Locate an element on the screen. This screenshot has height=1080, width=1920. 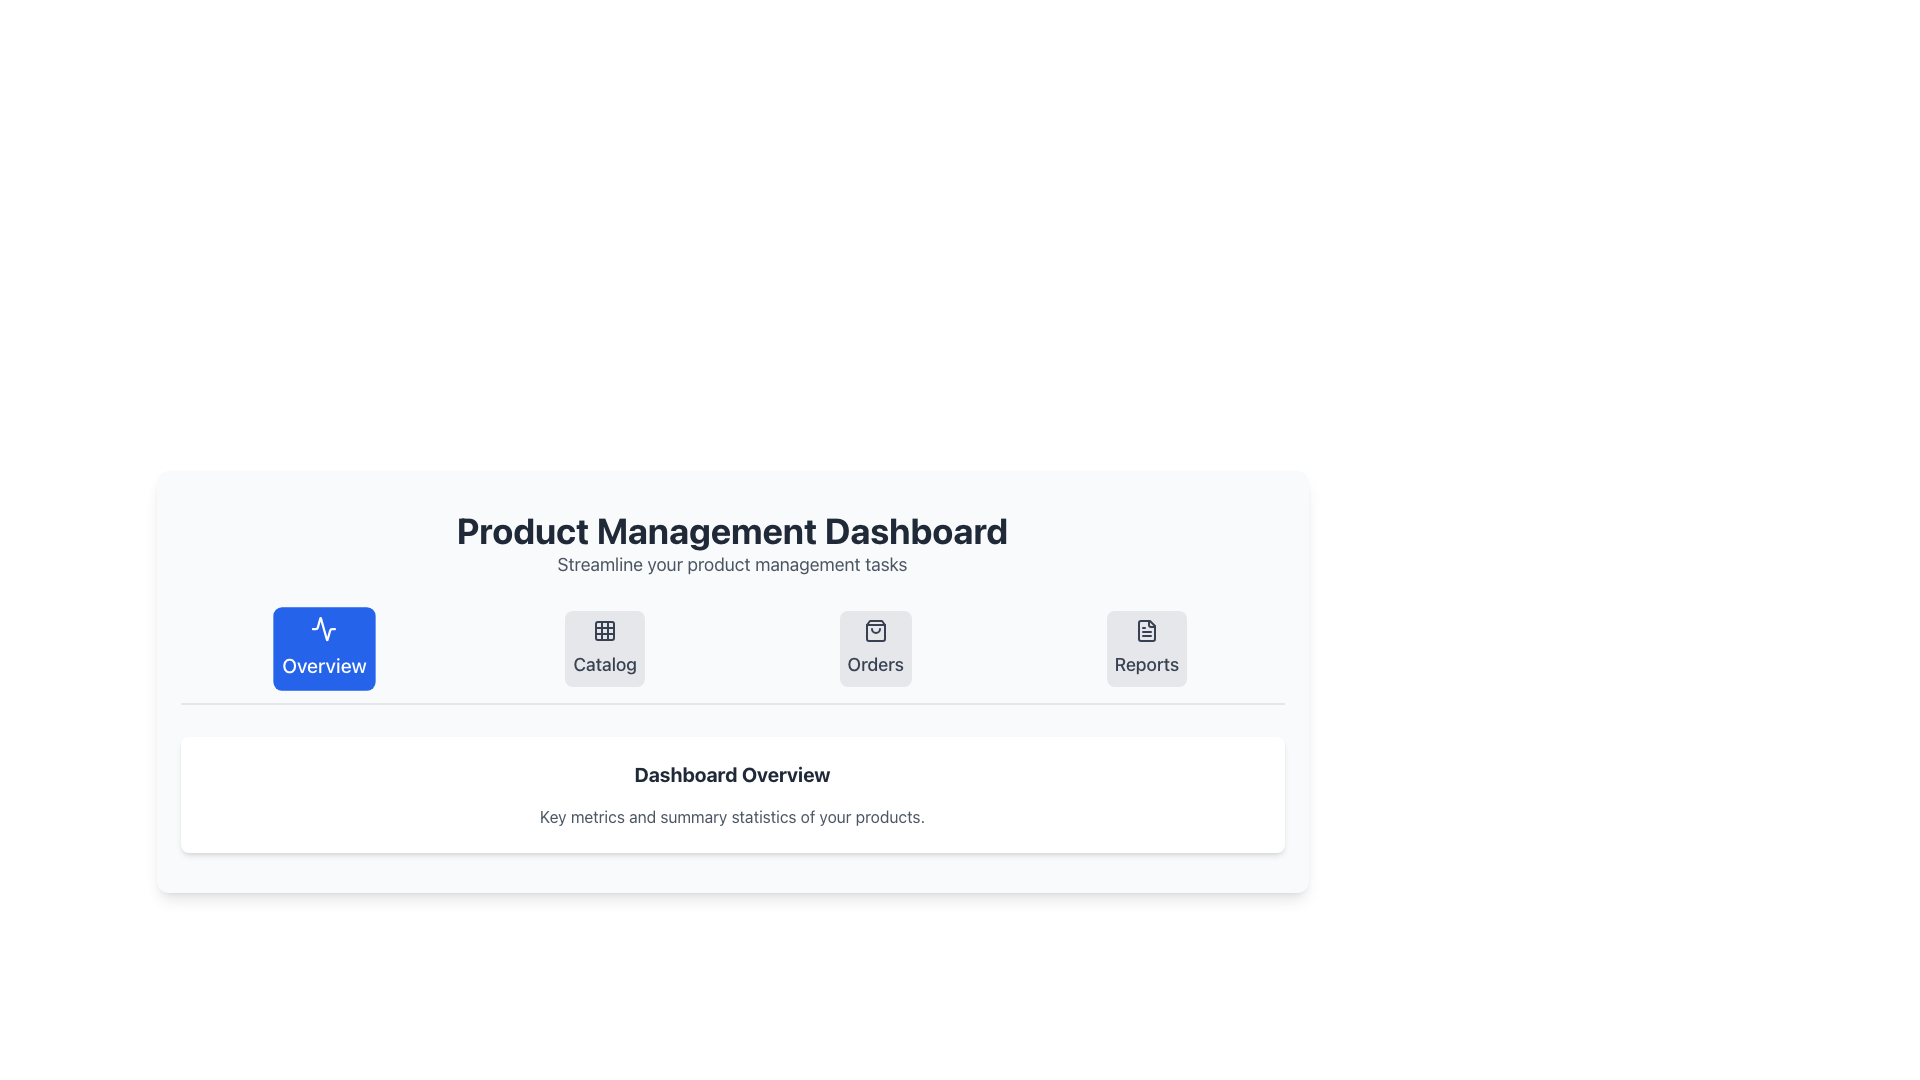
the 'Catalog' button in the navigation bar for accessibility is located at coordinates (604, 648).